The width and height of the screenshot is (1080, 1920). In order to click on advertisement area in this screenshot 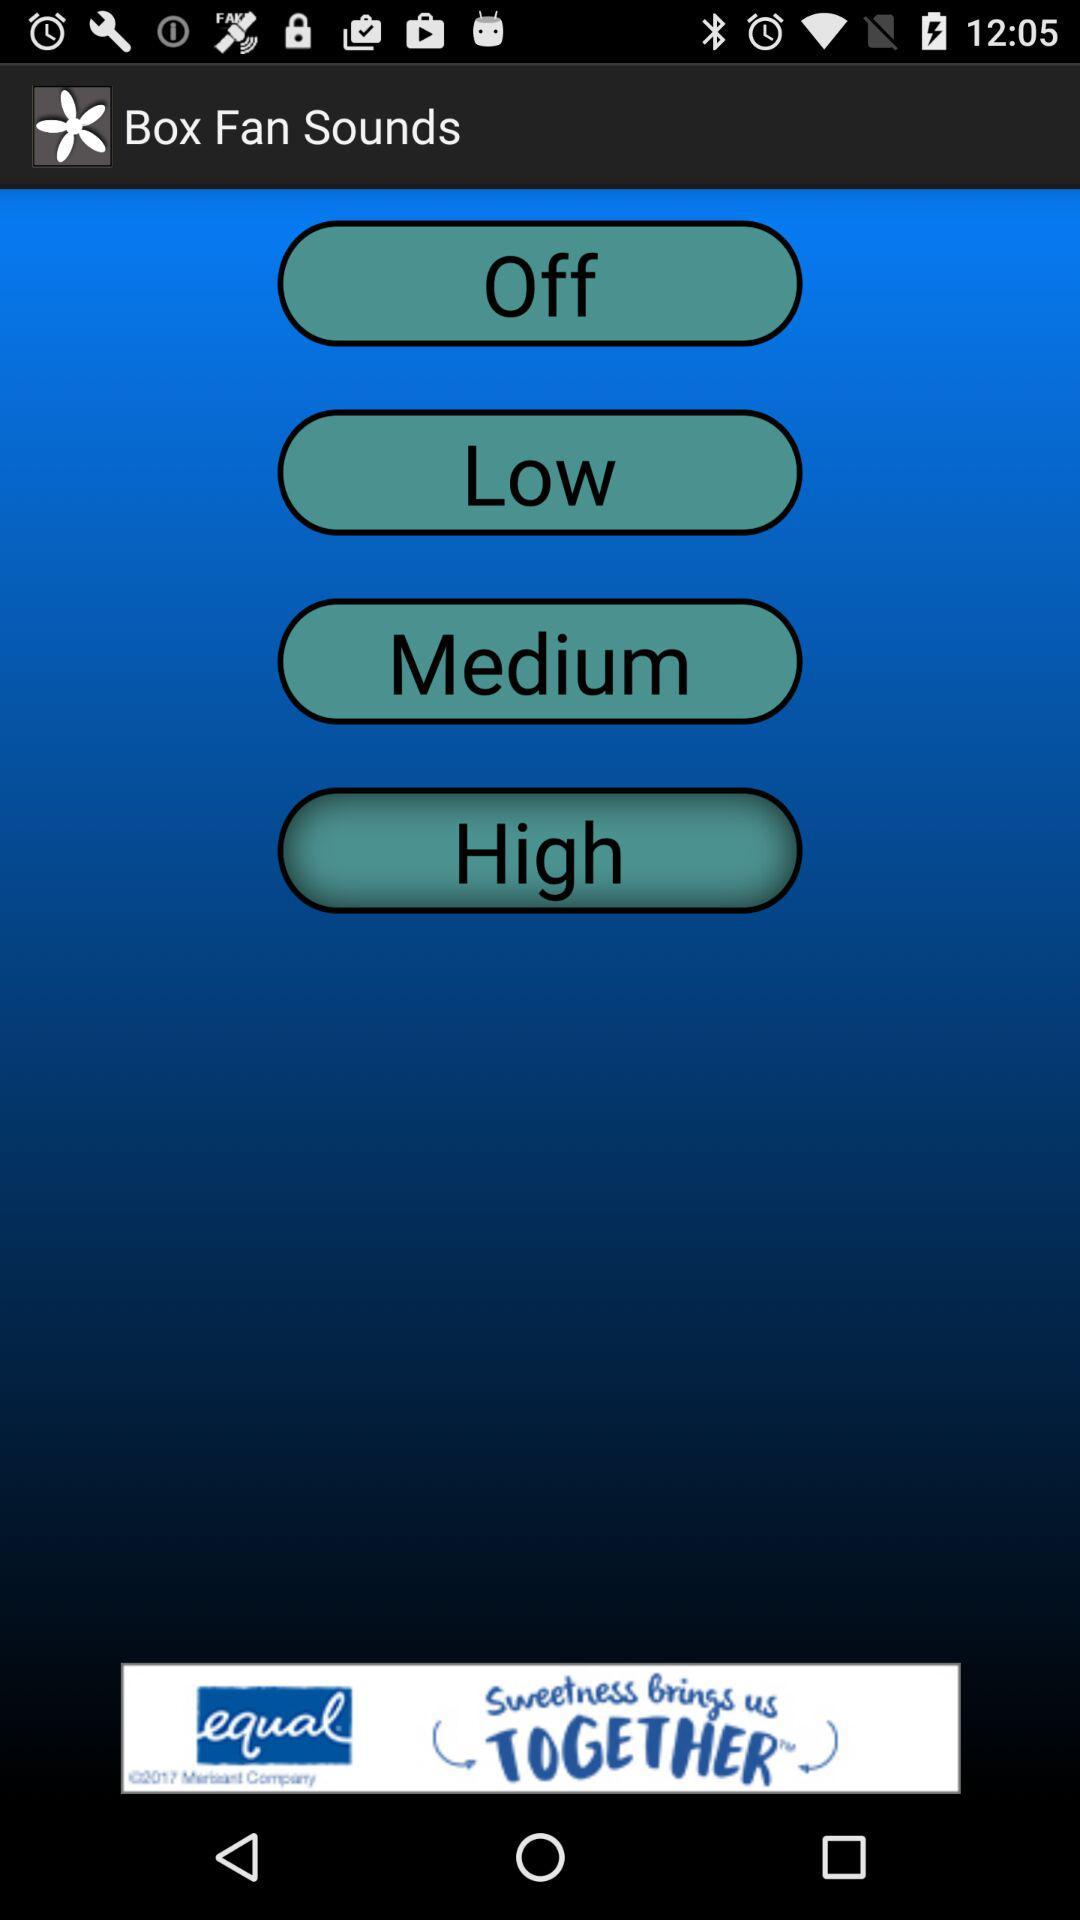, I will do `click(540, 1727)`.